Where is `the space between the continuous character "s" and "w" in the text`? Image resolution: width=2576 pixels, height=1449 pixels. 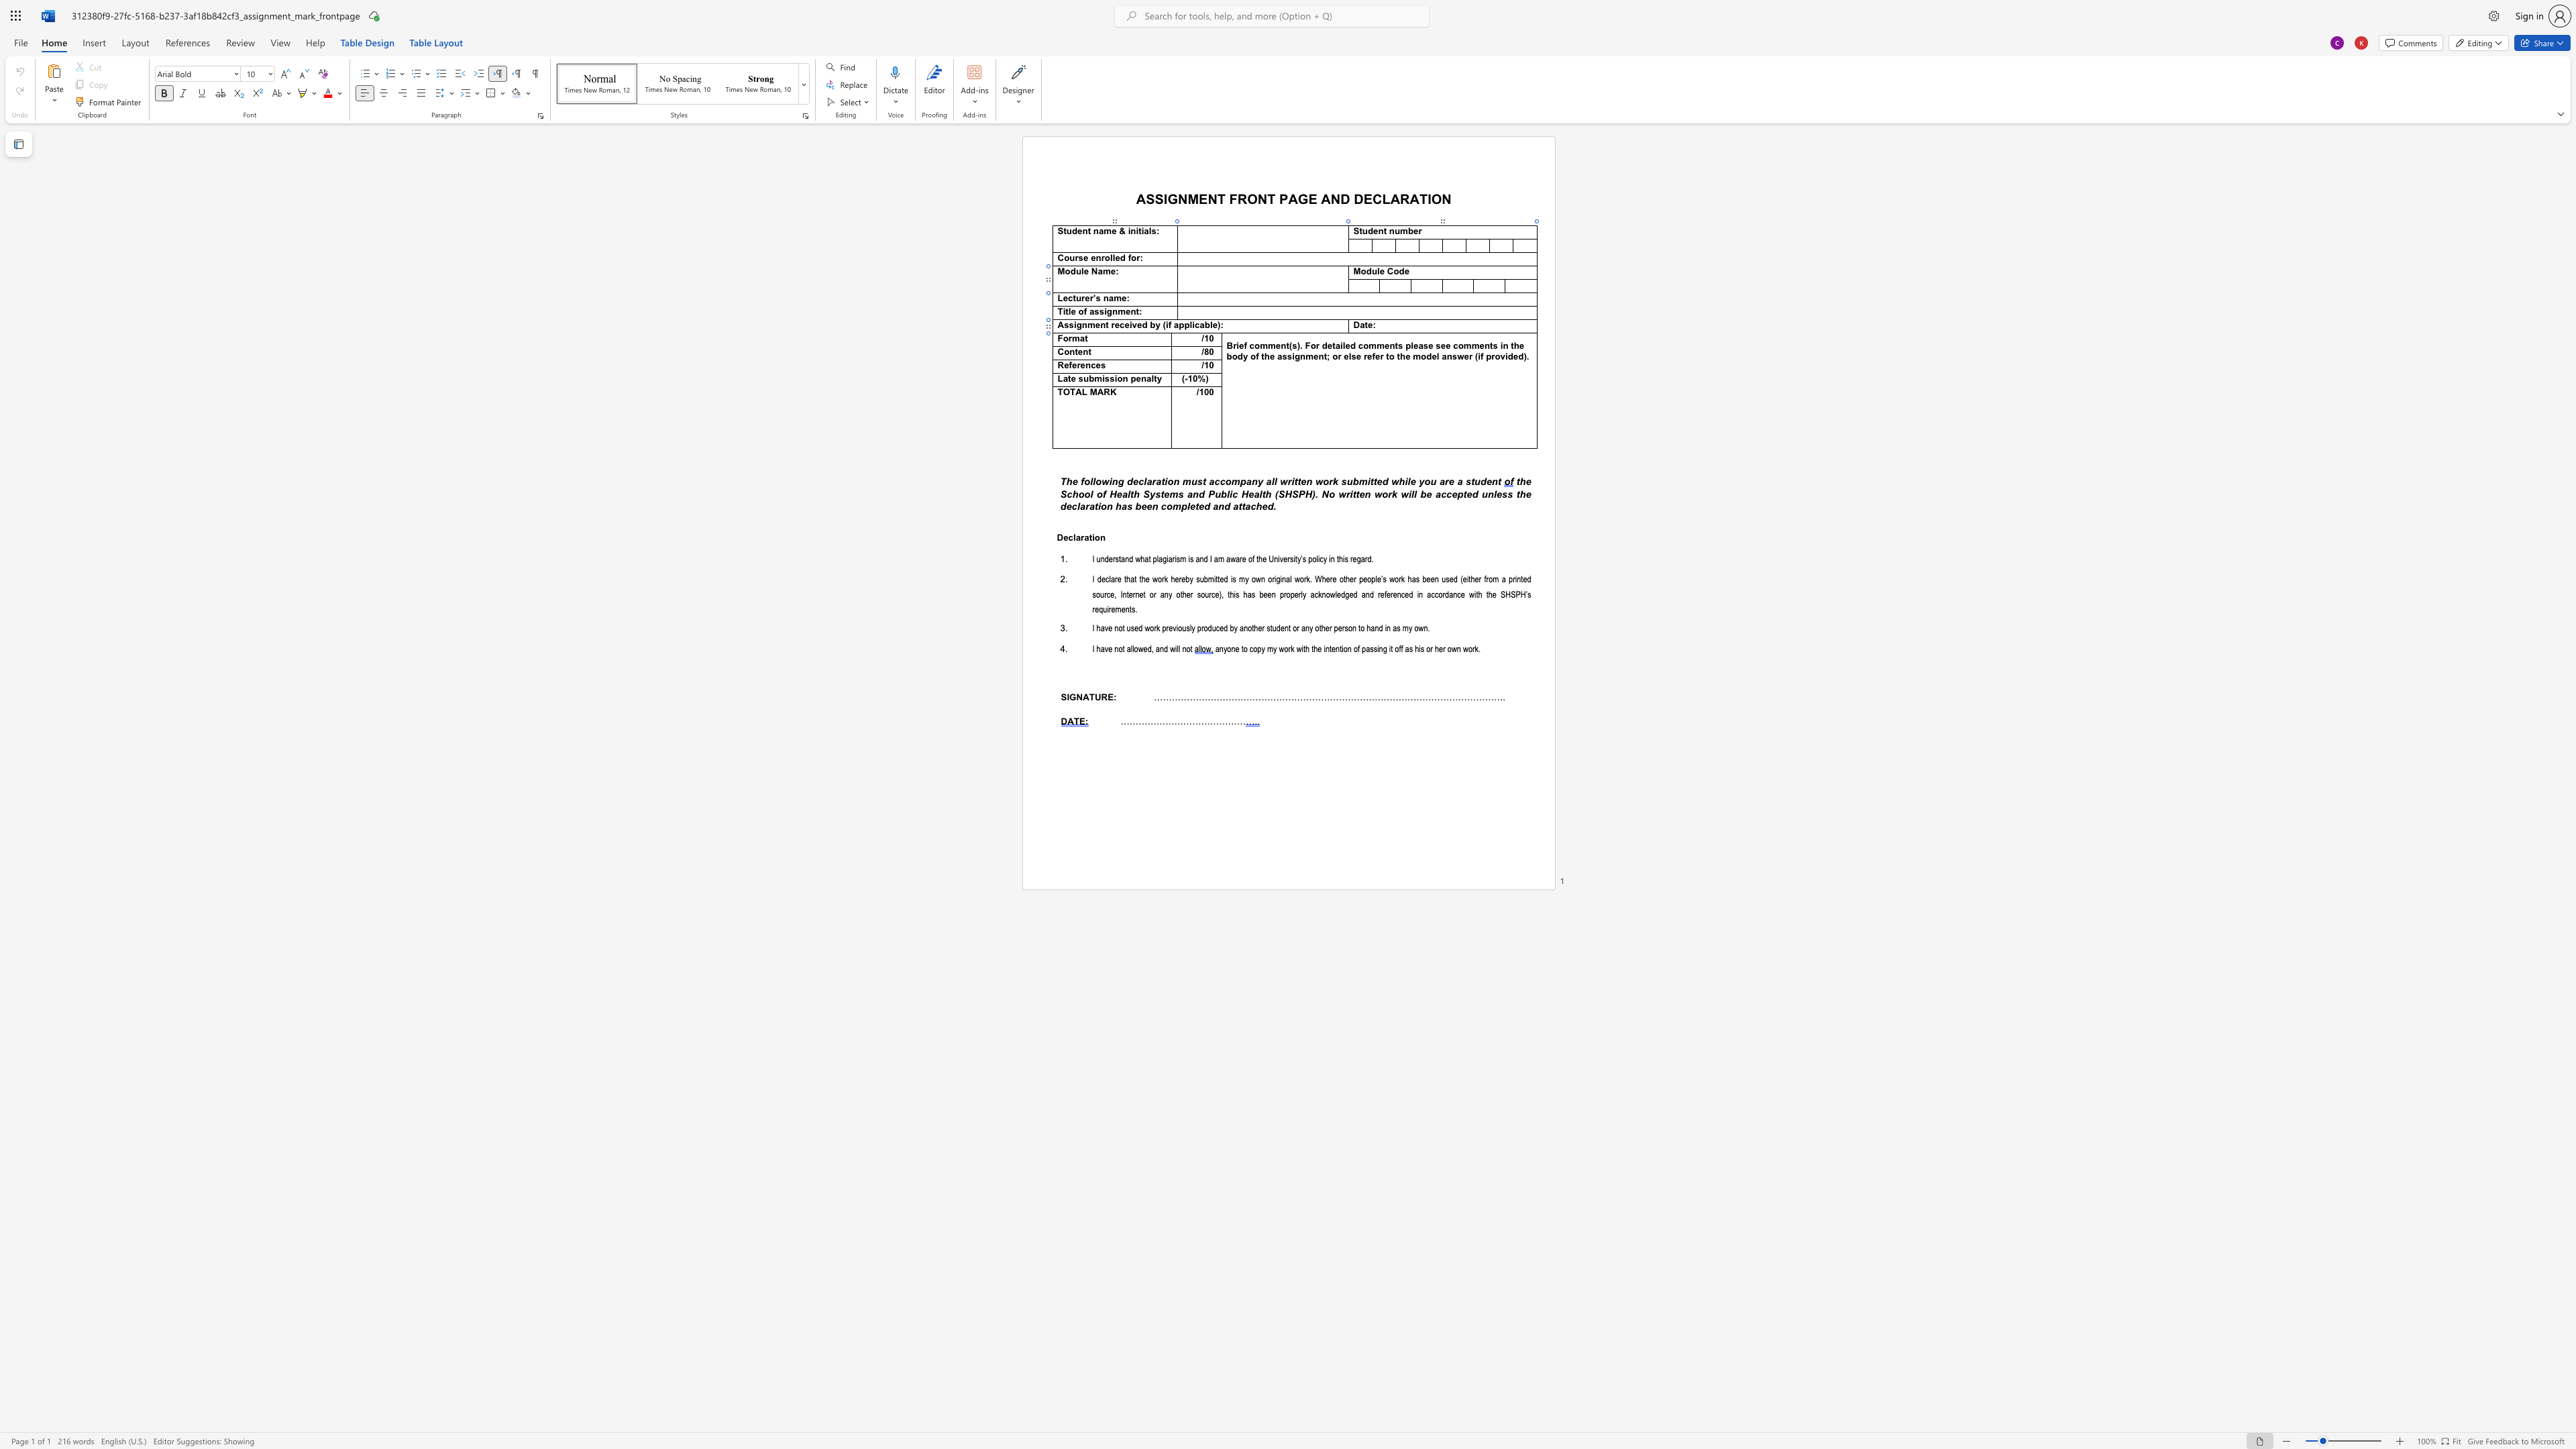 the space between the continuous character "s" and "w" in the text is located at coordinates (1457, 356).